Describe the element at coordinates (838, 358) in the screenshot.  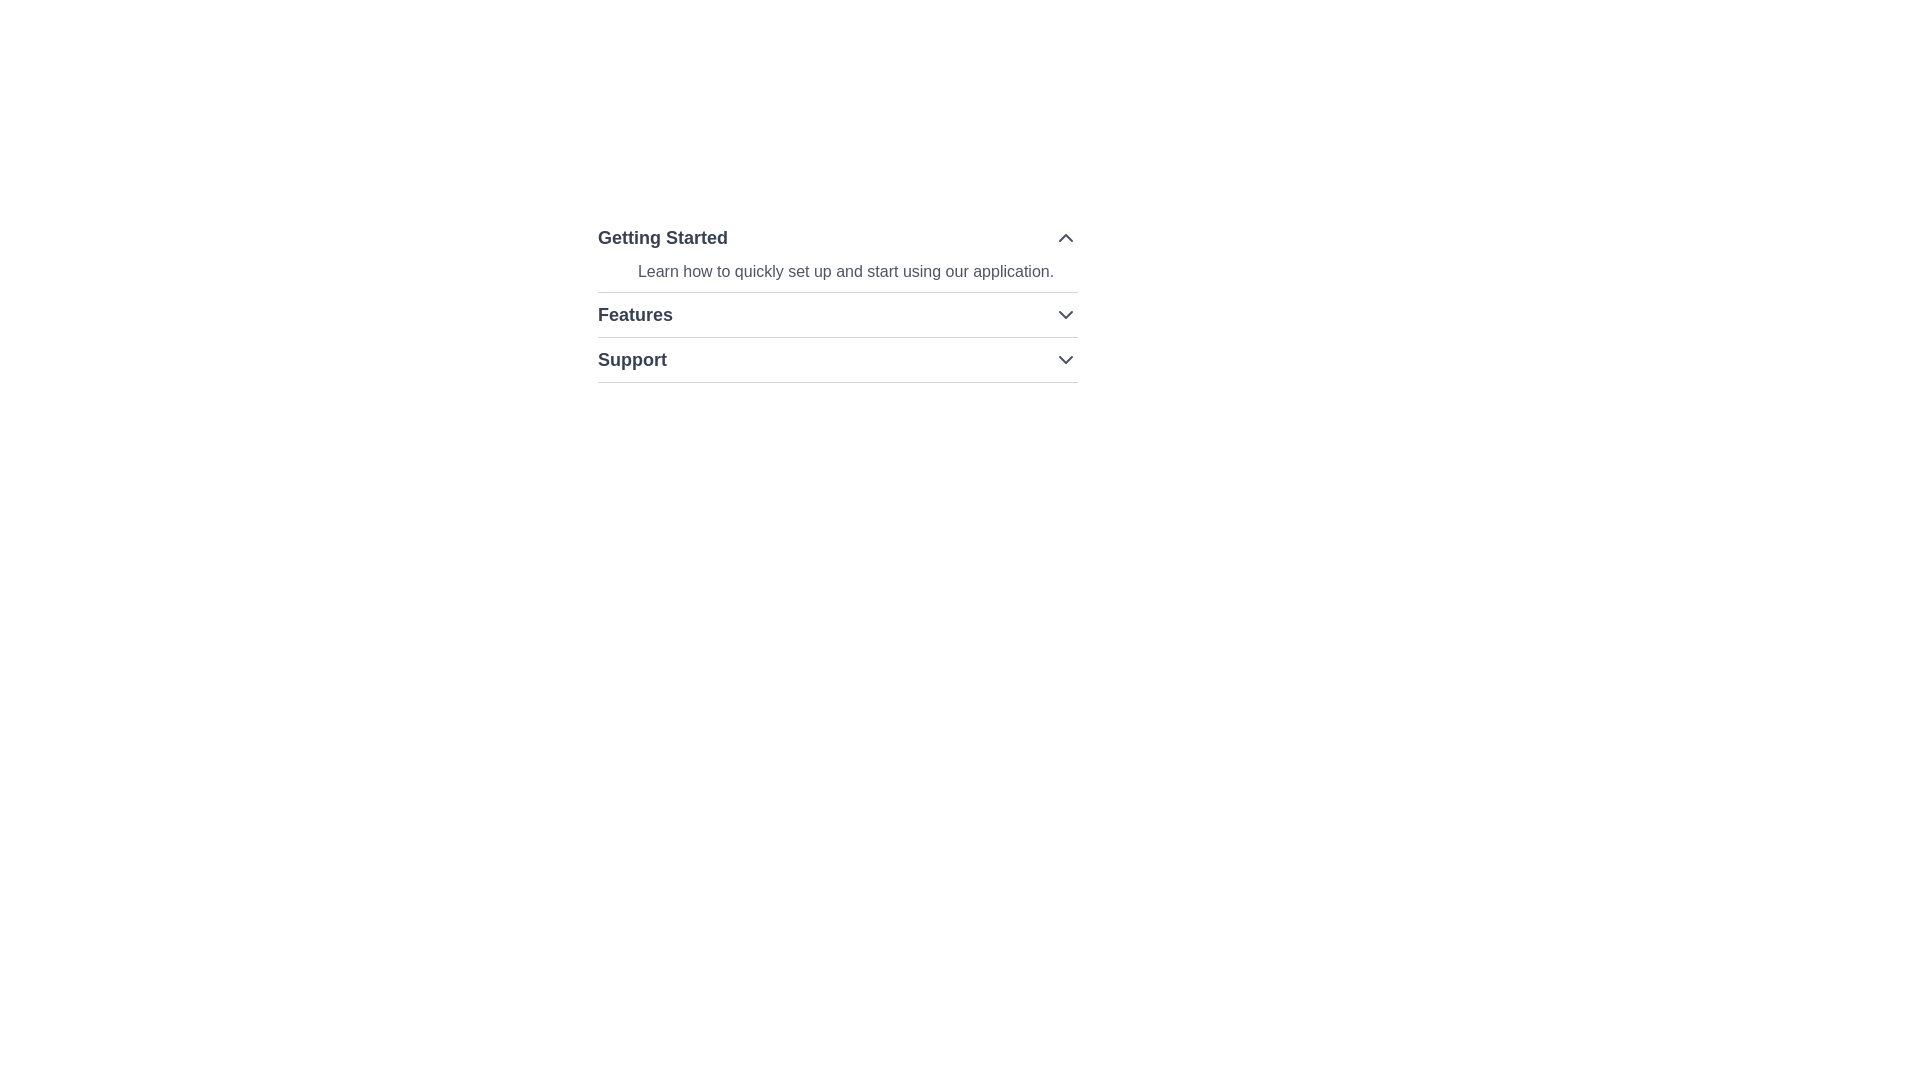
I see `the arrow of the Dropdown opener under 'Getting Started' in the 'Features' section` at that location.